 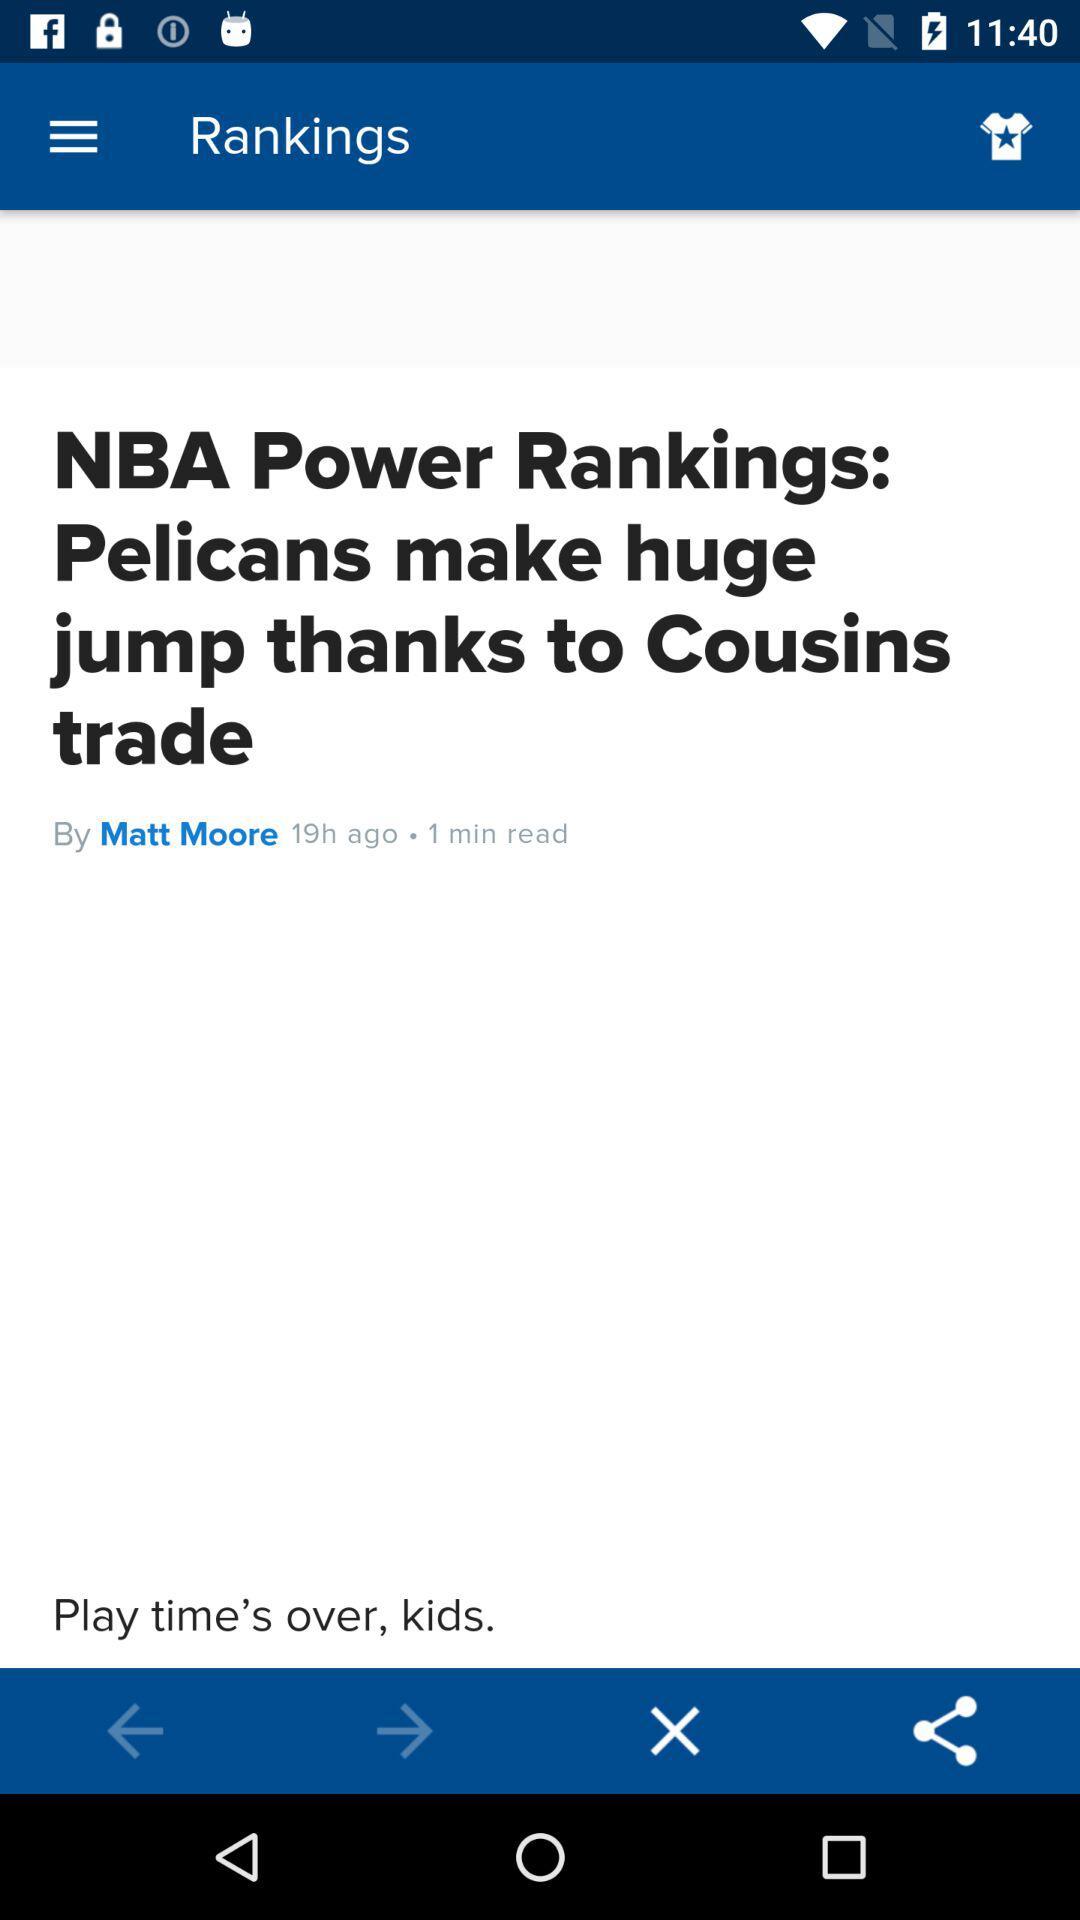 What do you see at coordinates (540, 938) in the screenshot?
I see `rankings page` at bounding box center [540, 938].